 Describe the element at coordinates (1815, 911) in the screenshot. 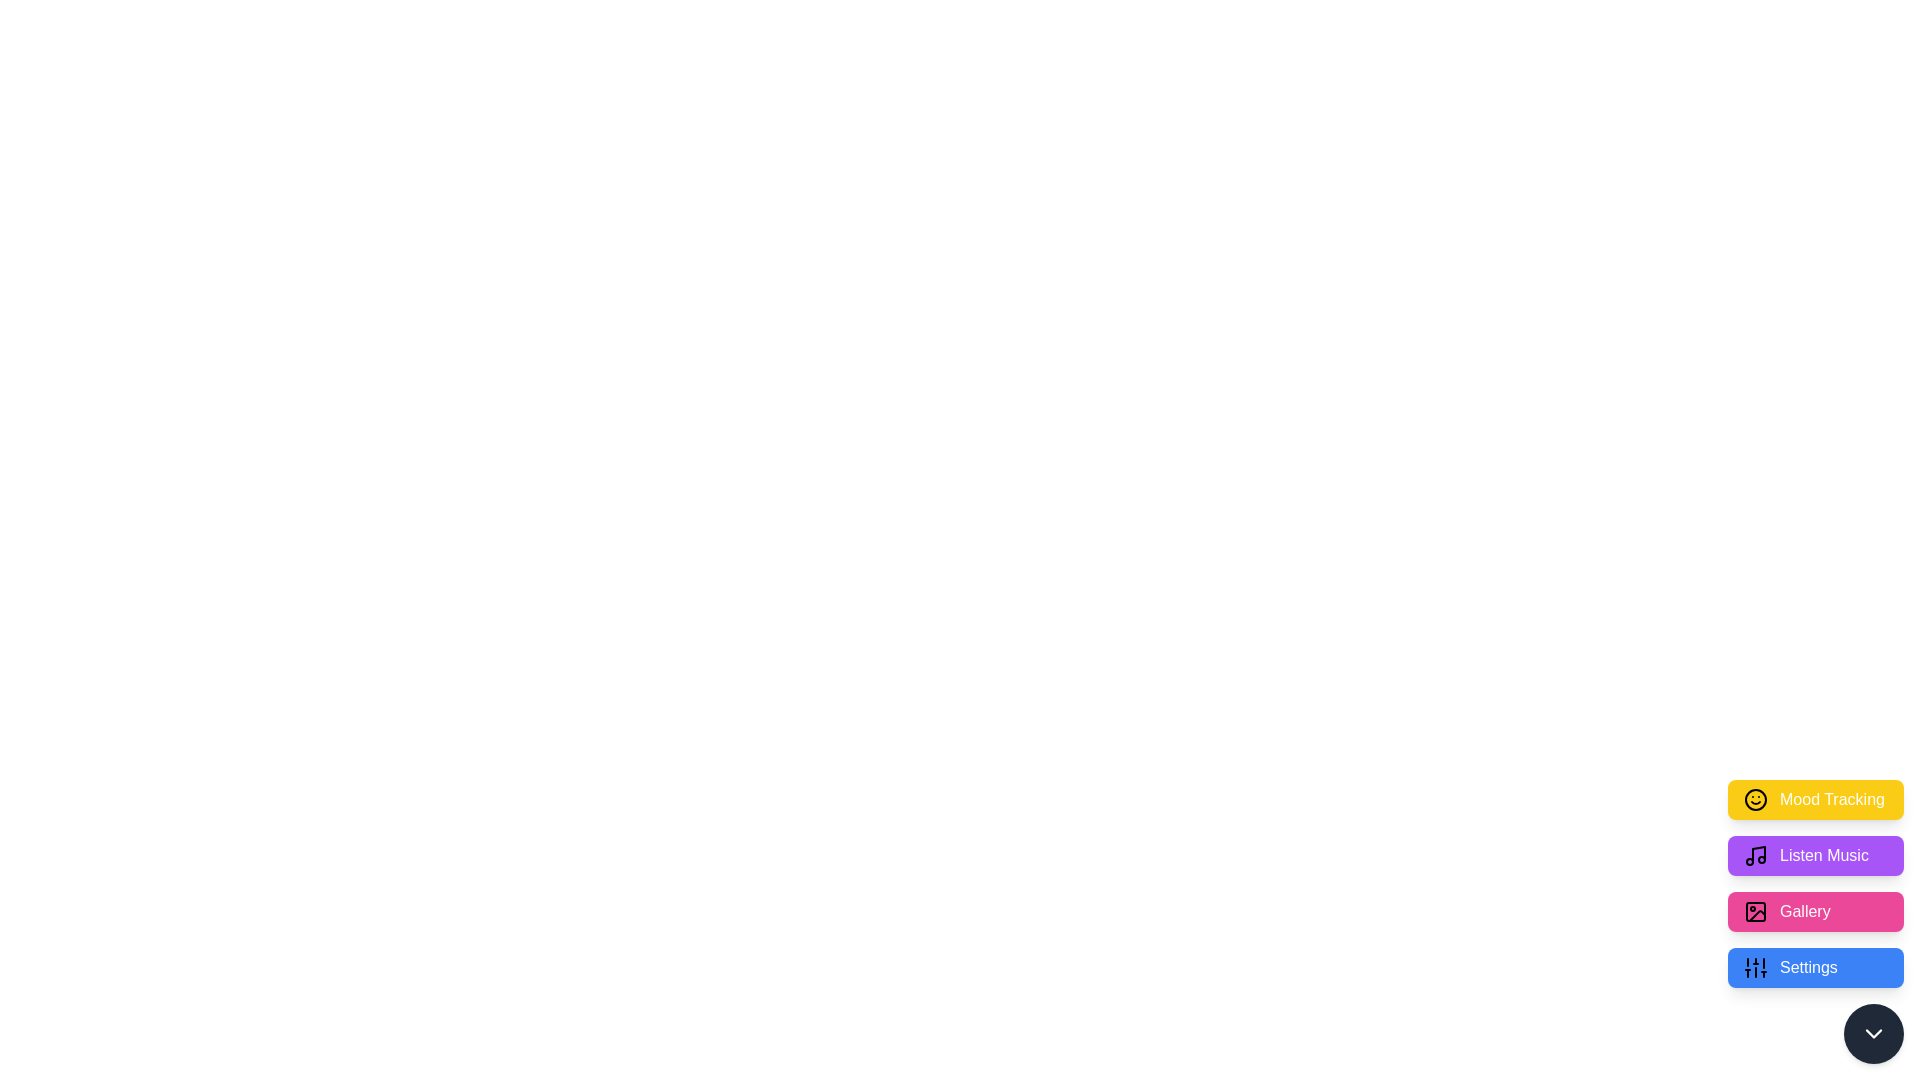

I see `the 'Gallery' button to activate the action` at that location.